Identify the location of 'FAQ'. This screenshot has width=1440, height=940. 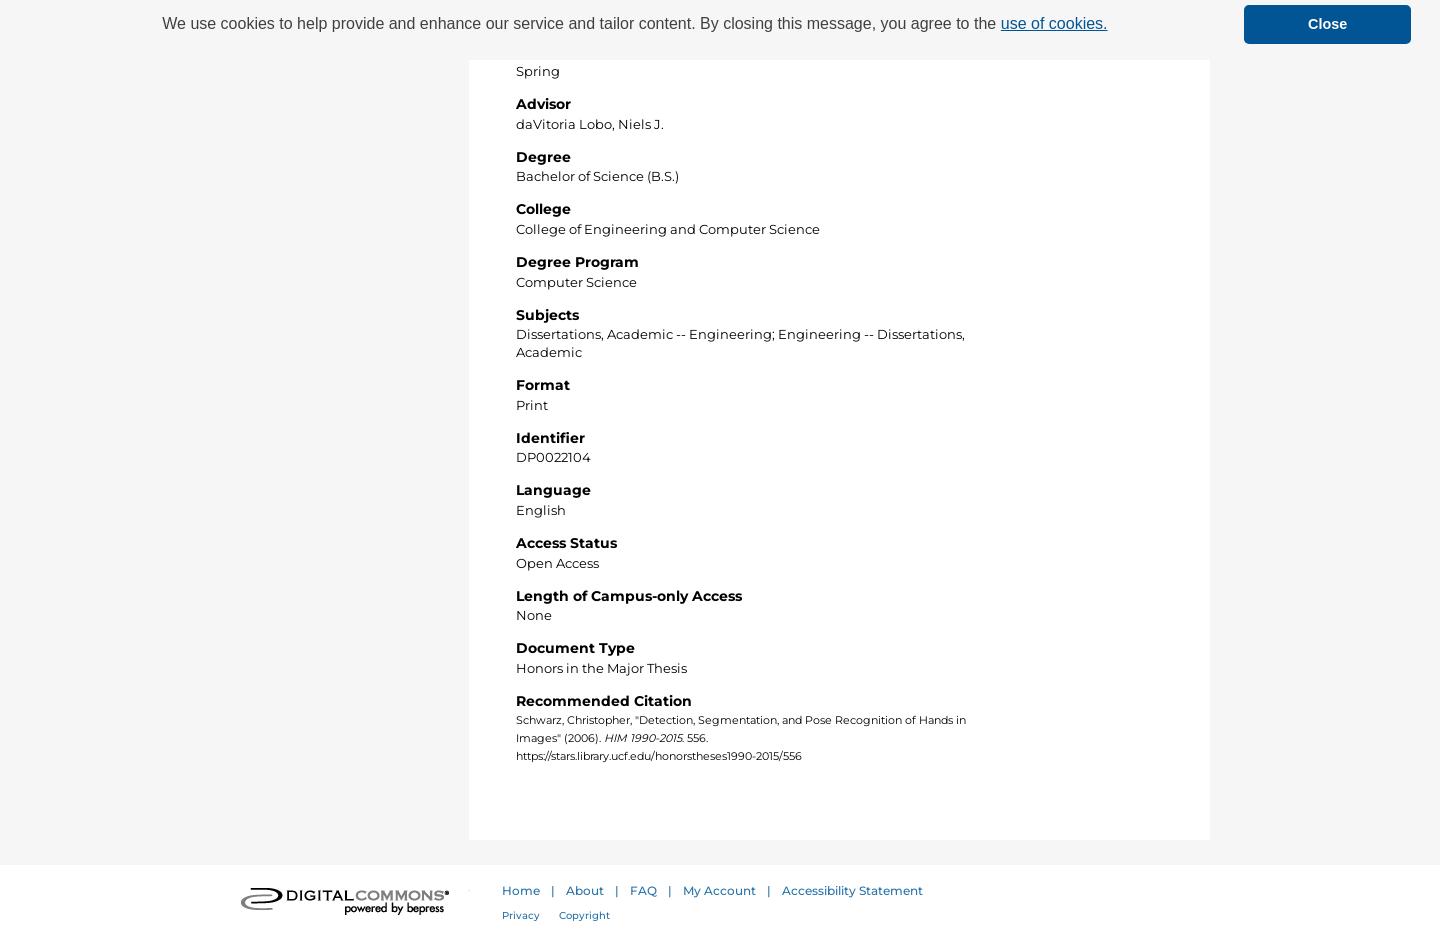
(642, 889).